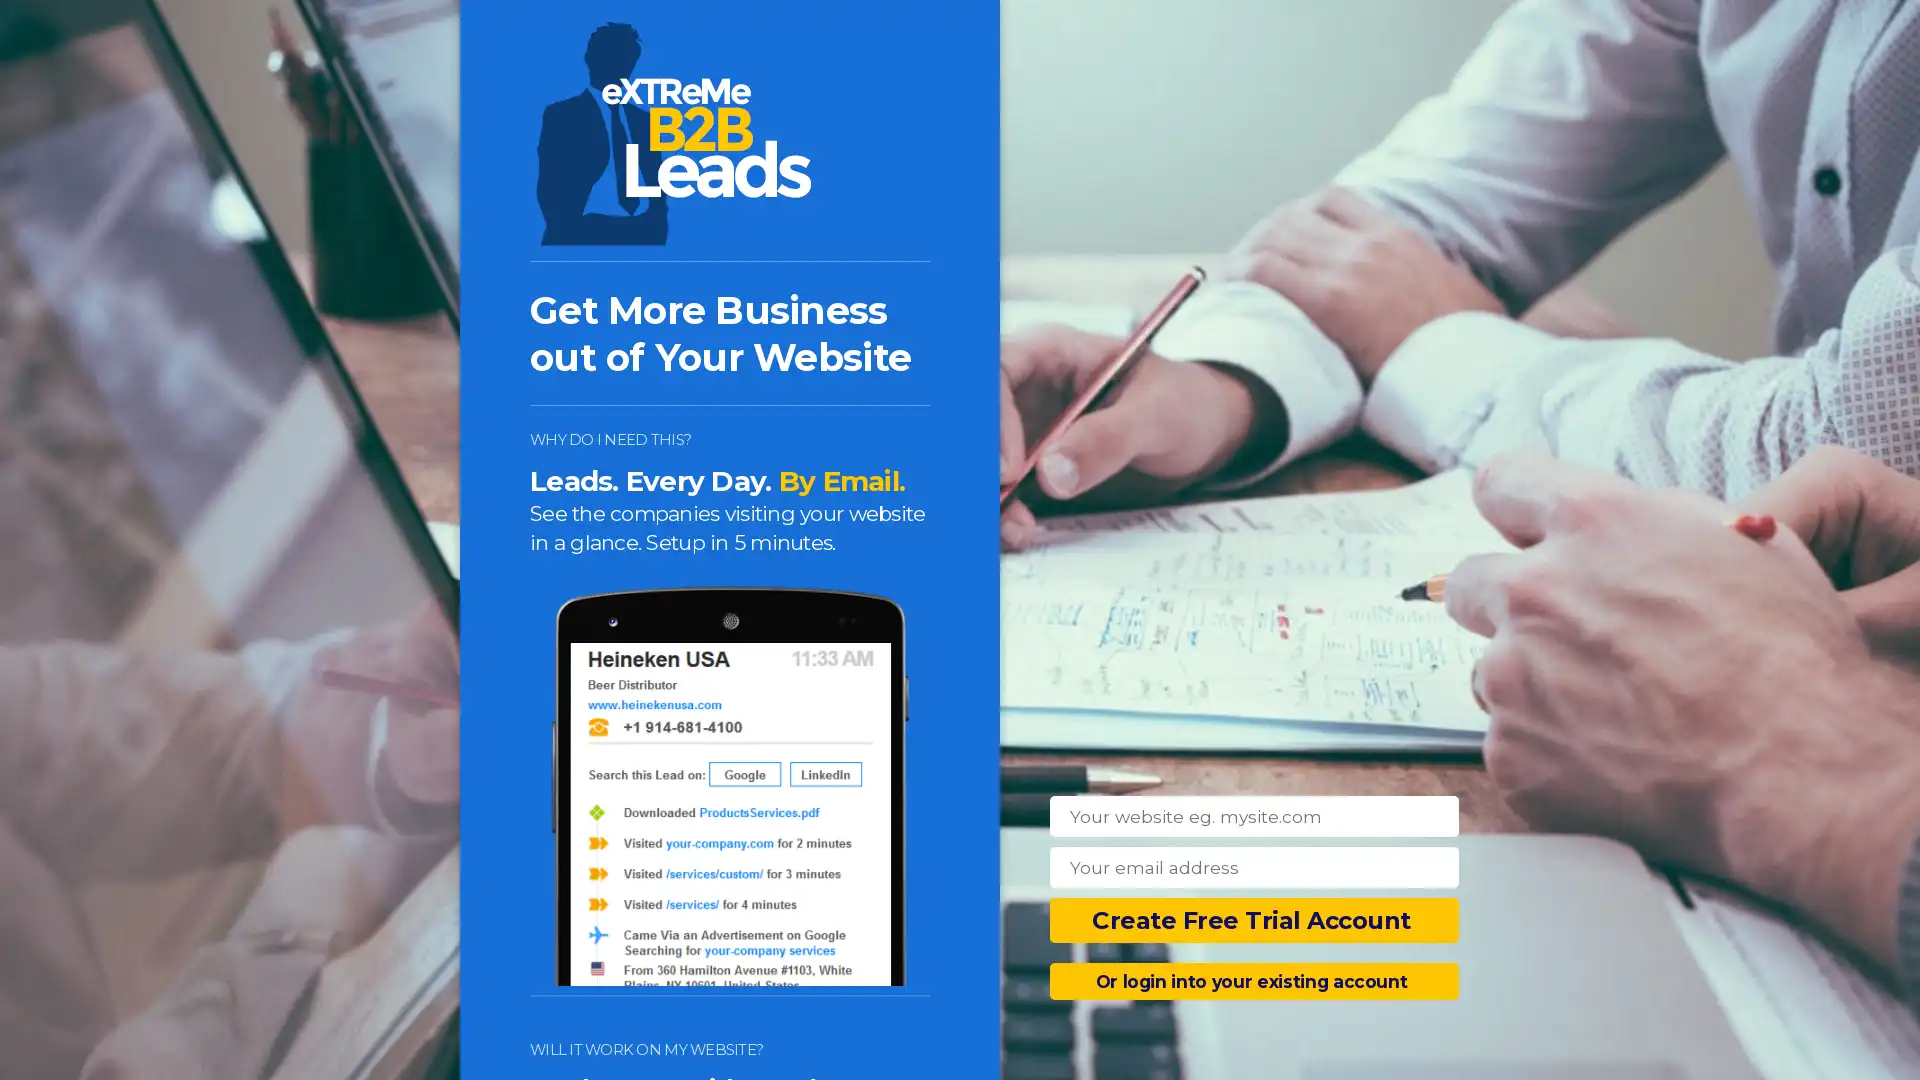 The image size is (1920, 1080). I want to click on Create Free Trial Account, so click(1253, 920).